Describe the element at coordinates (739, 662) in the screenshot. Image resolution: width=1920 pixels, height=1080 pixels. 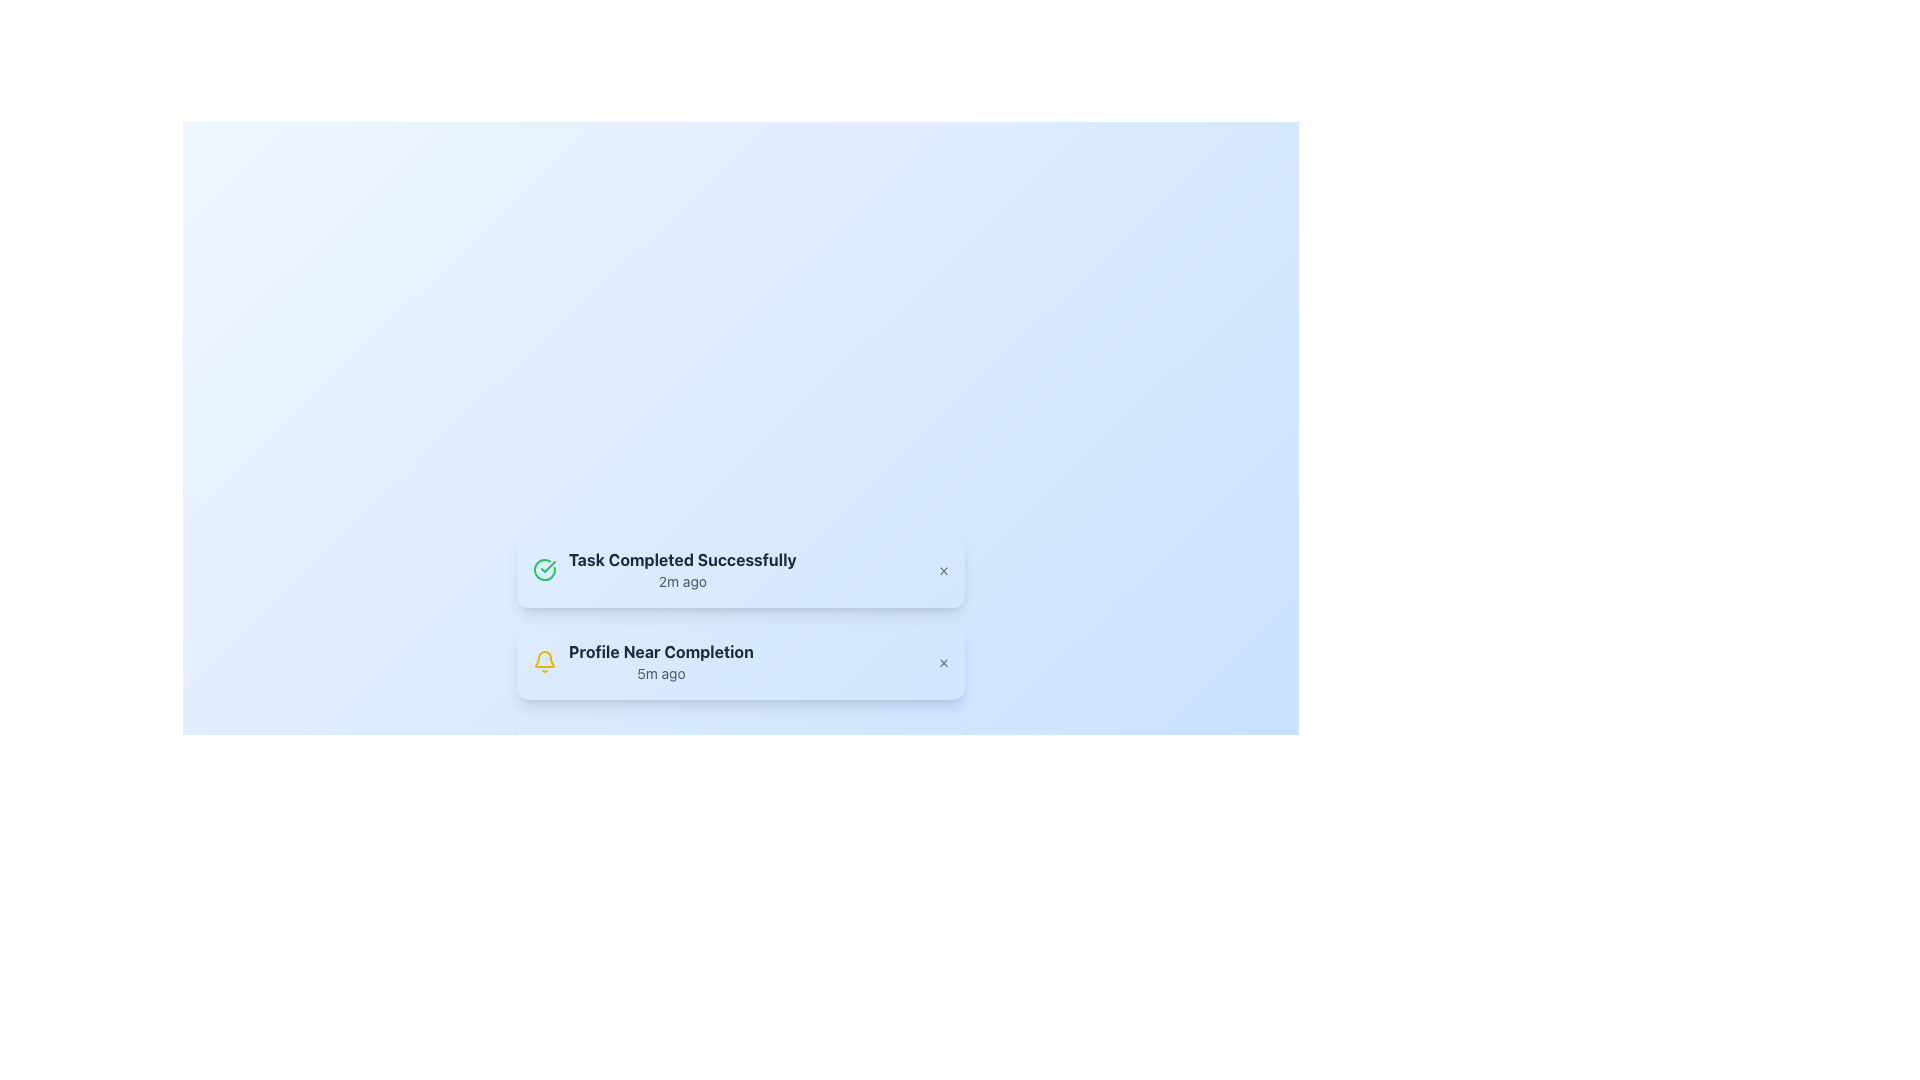
I see `the notification widget displaying 'Profile Near Completion' with a warning state, located below 'Task Completed Successfully'` at that location.